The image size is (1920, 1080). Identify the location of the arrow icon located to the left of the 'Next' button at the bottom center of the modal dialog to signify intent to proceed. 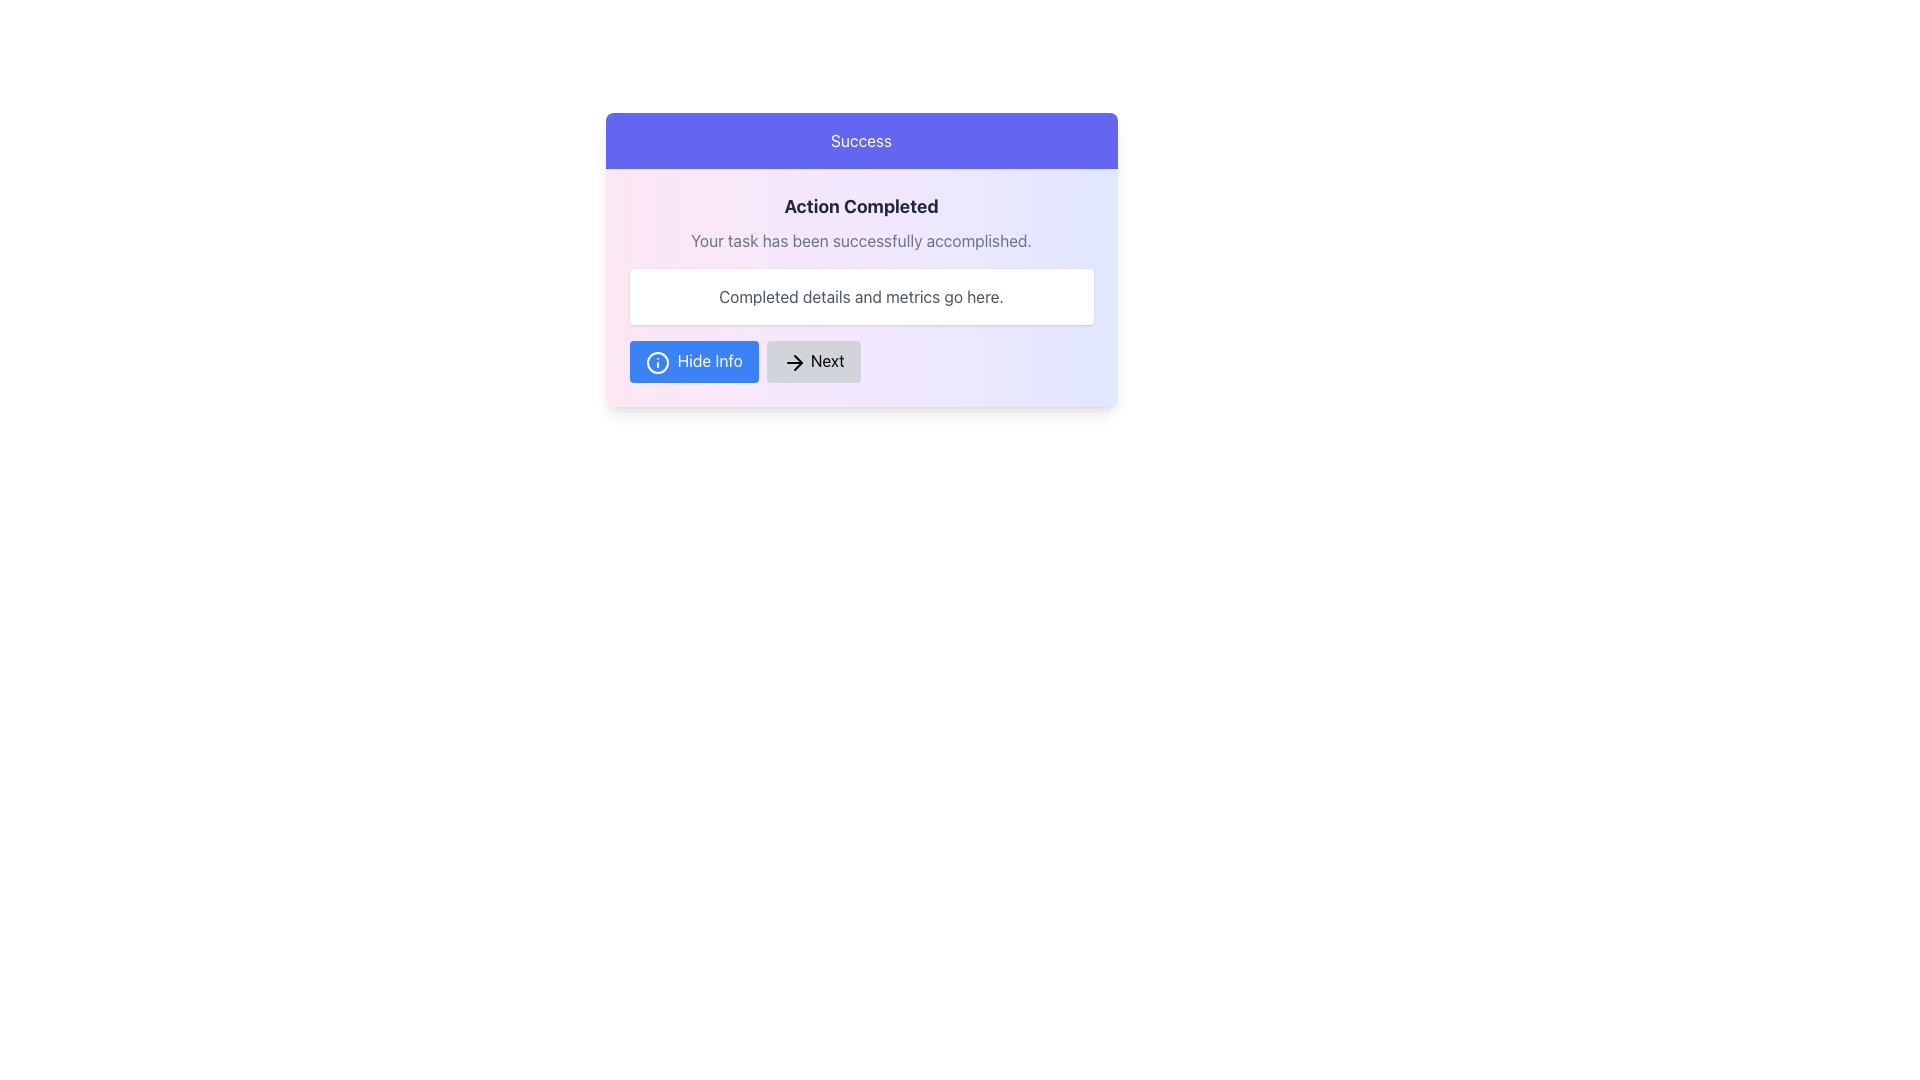
(793, 362).